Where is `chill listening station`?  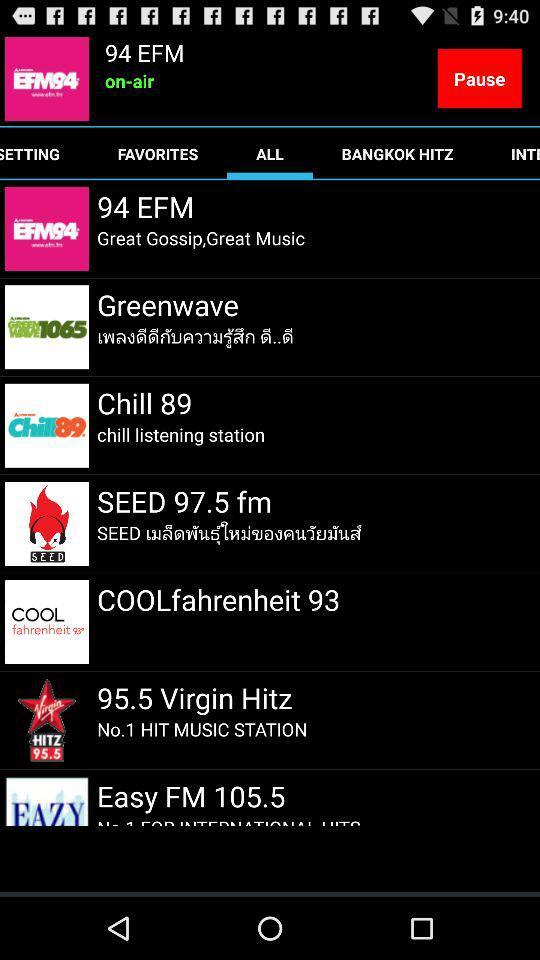
chill listening station is located at coordinates (181, 434).